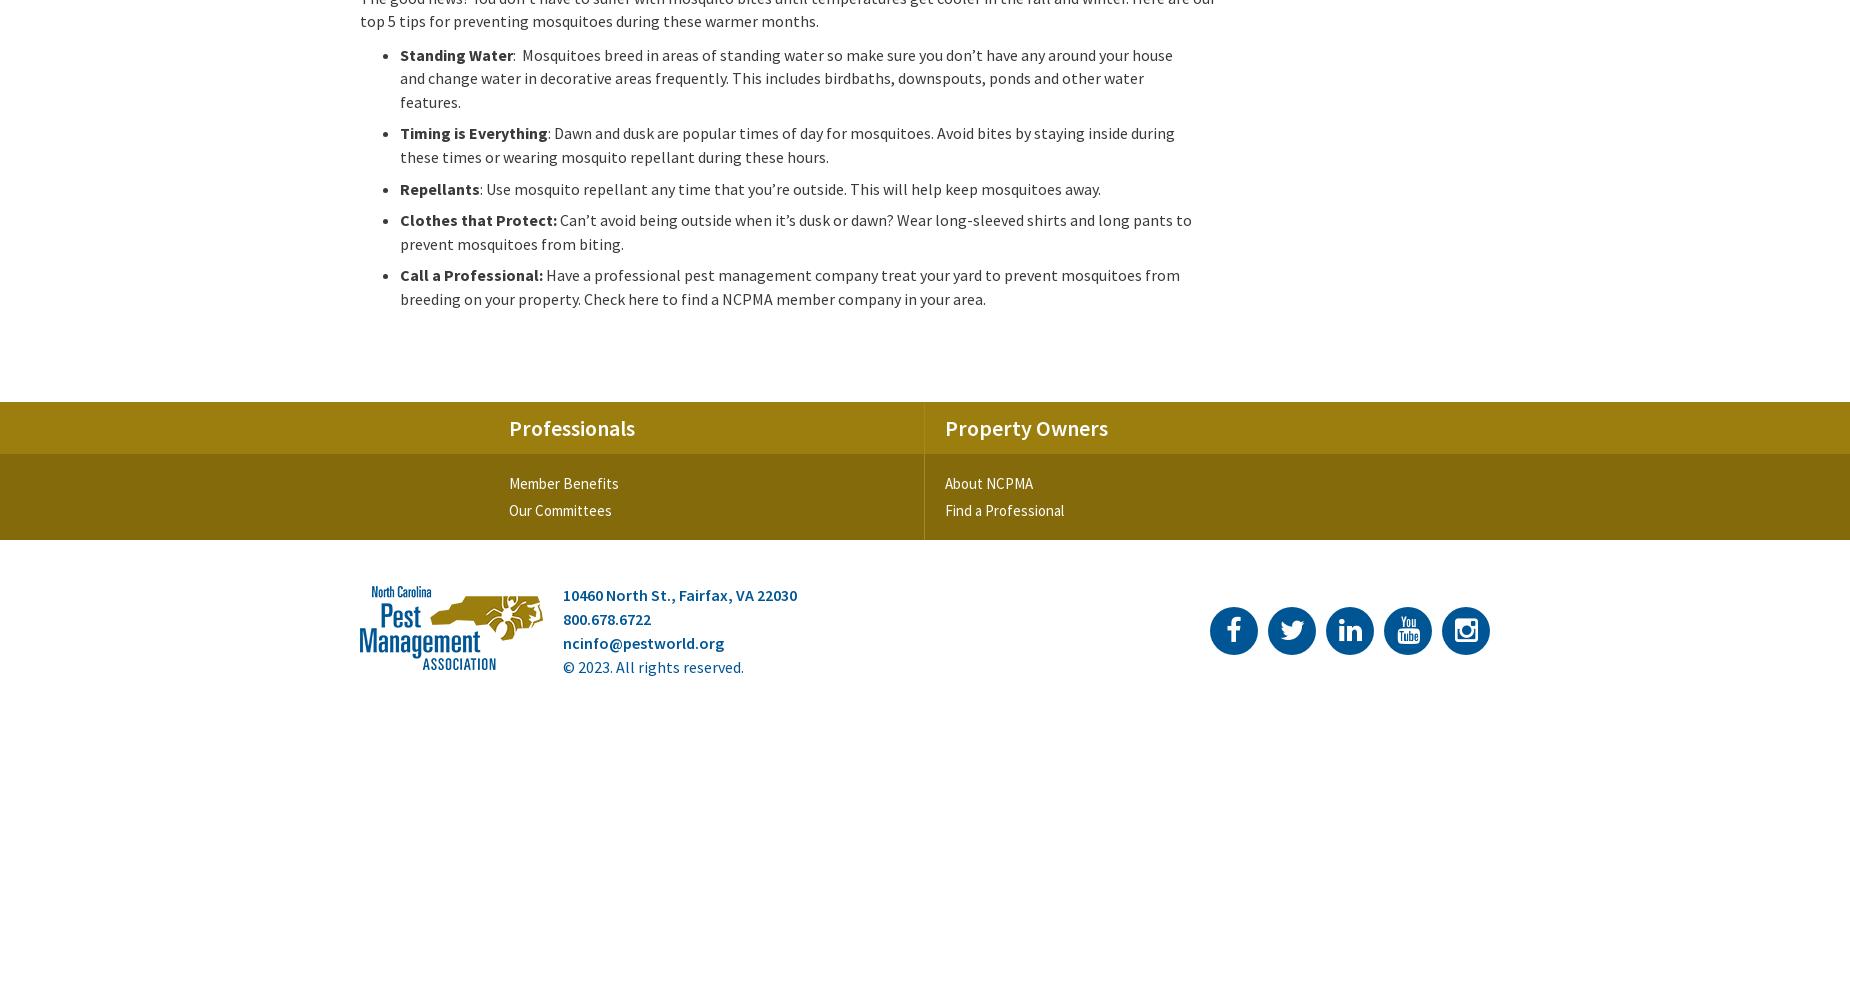 This screenshot has width=1850, height=1000. Describe the element at coordinates (790, 188) in the screenshot. I see `': Use mosquito repellant any time that you’re outside. This will help keep mosquitoes away.'` at that location.